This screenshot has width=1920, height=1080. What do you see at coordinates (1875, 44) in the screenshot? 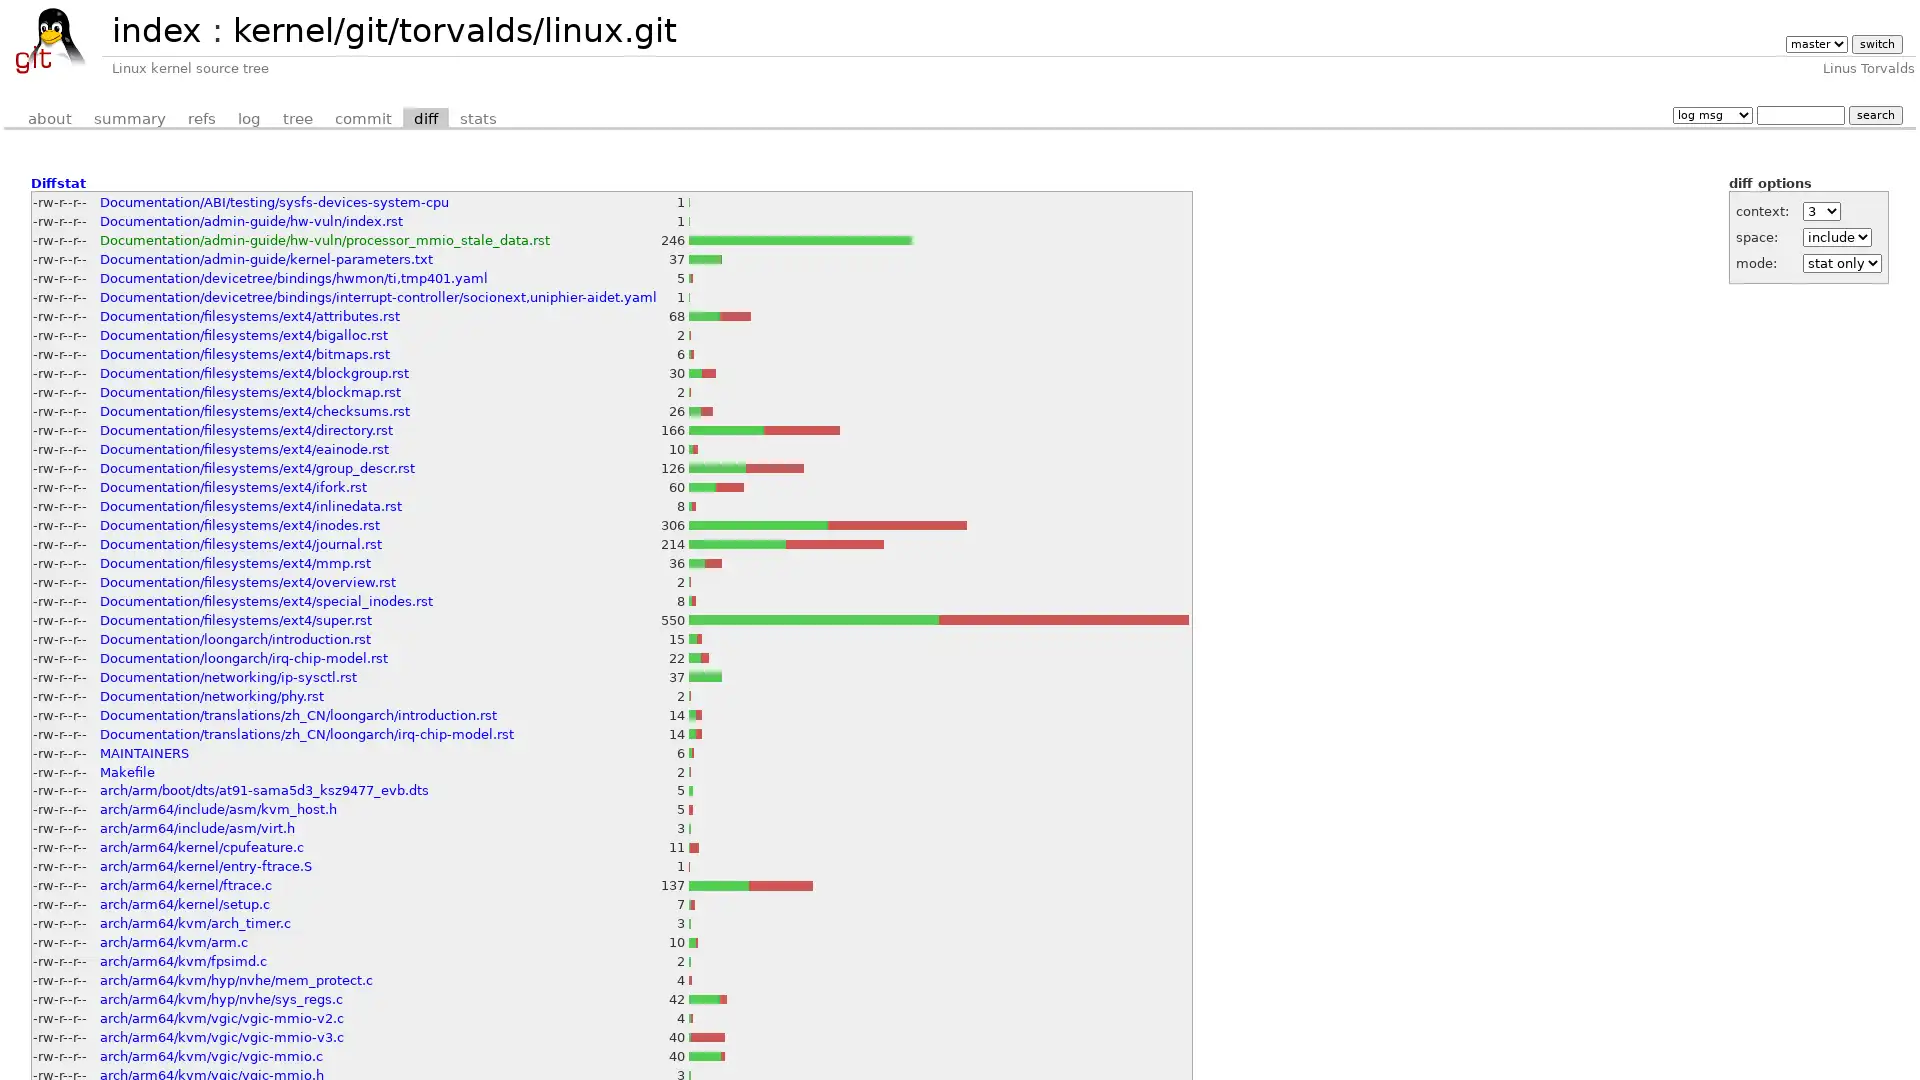
I see `switch` at bounding box center [1875, 44].